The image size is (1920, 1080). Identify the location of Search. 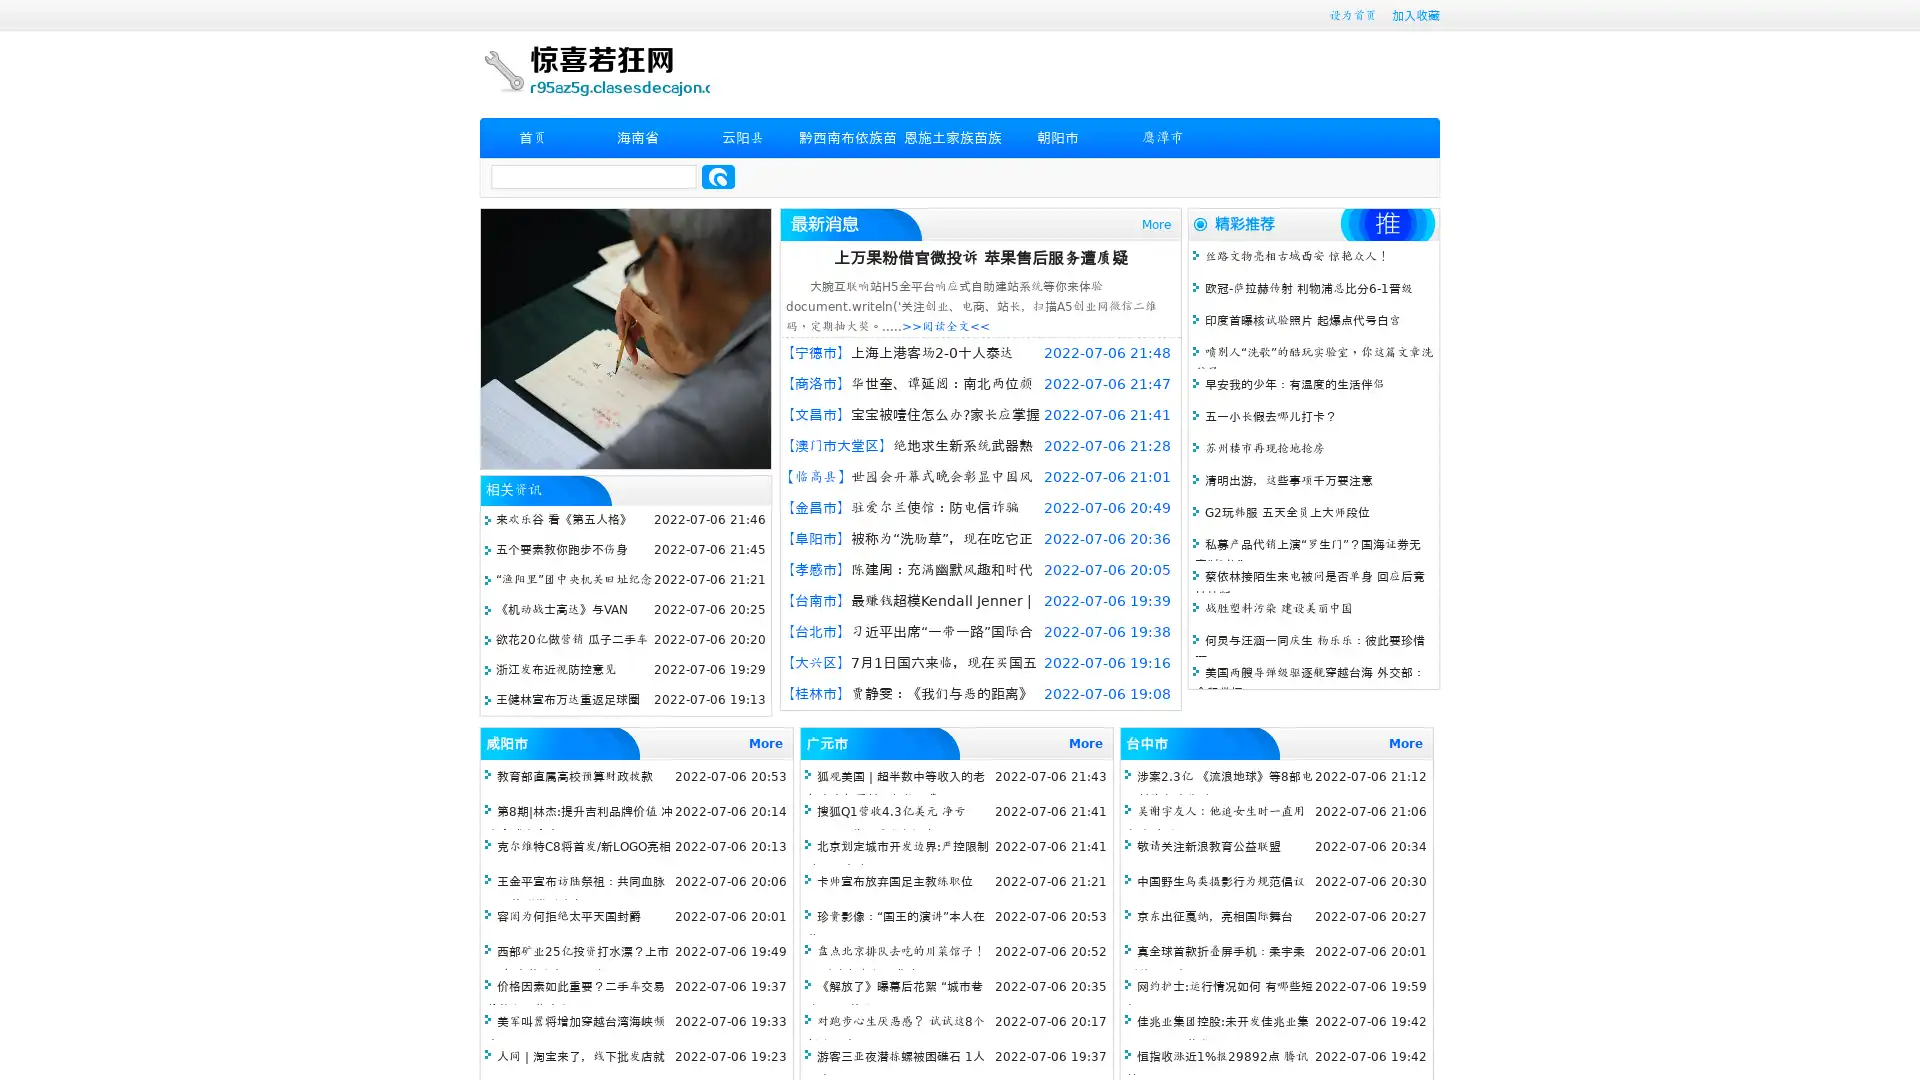
(718, 176).